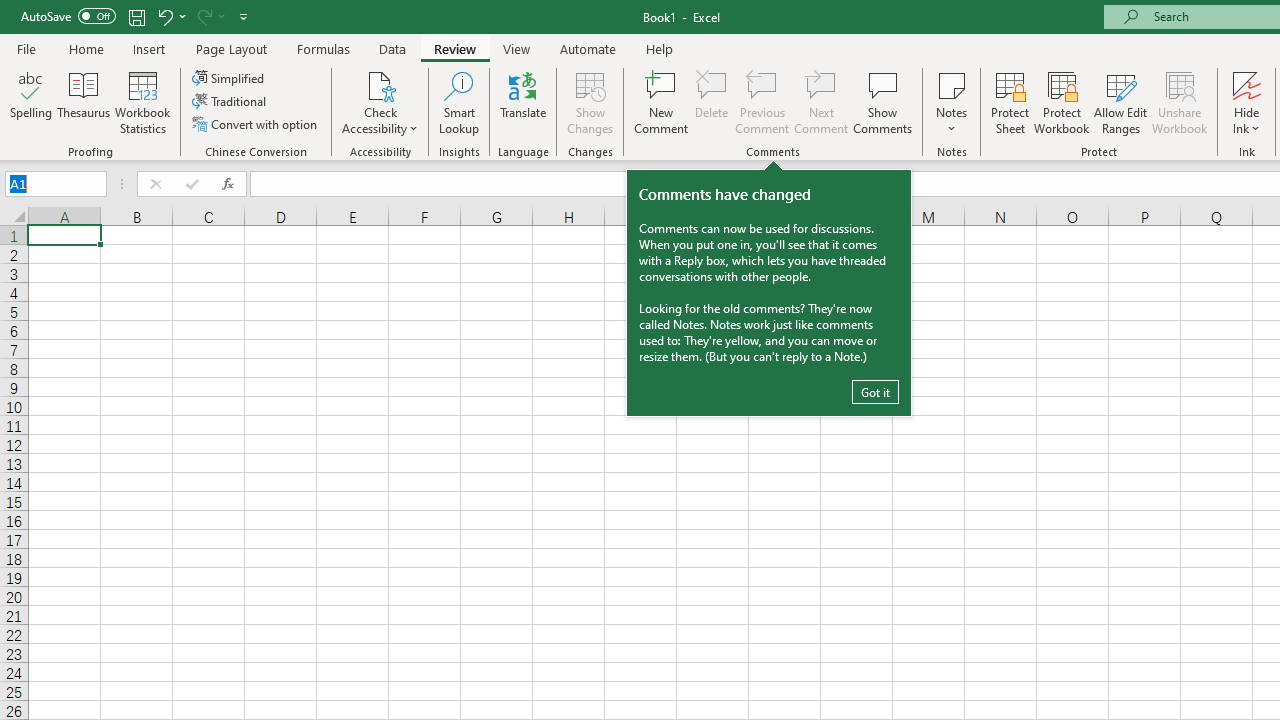 The height and width of the screenshot is (720, 1280). I want to click on 'Protect Workbook...', so click(1060, 103).